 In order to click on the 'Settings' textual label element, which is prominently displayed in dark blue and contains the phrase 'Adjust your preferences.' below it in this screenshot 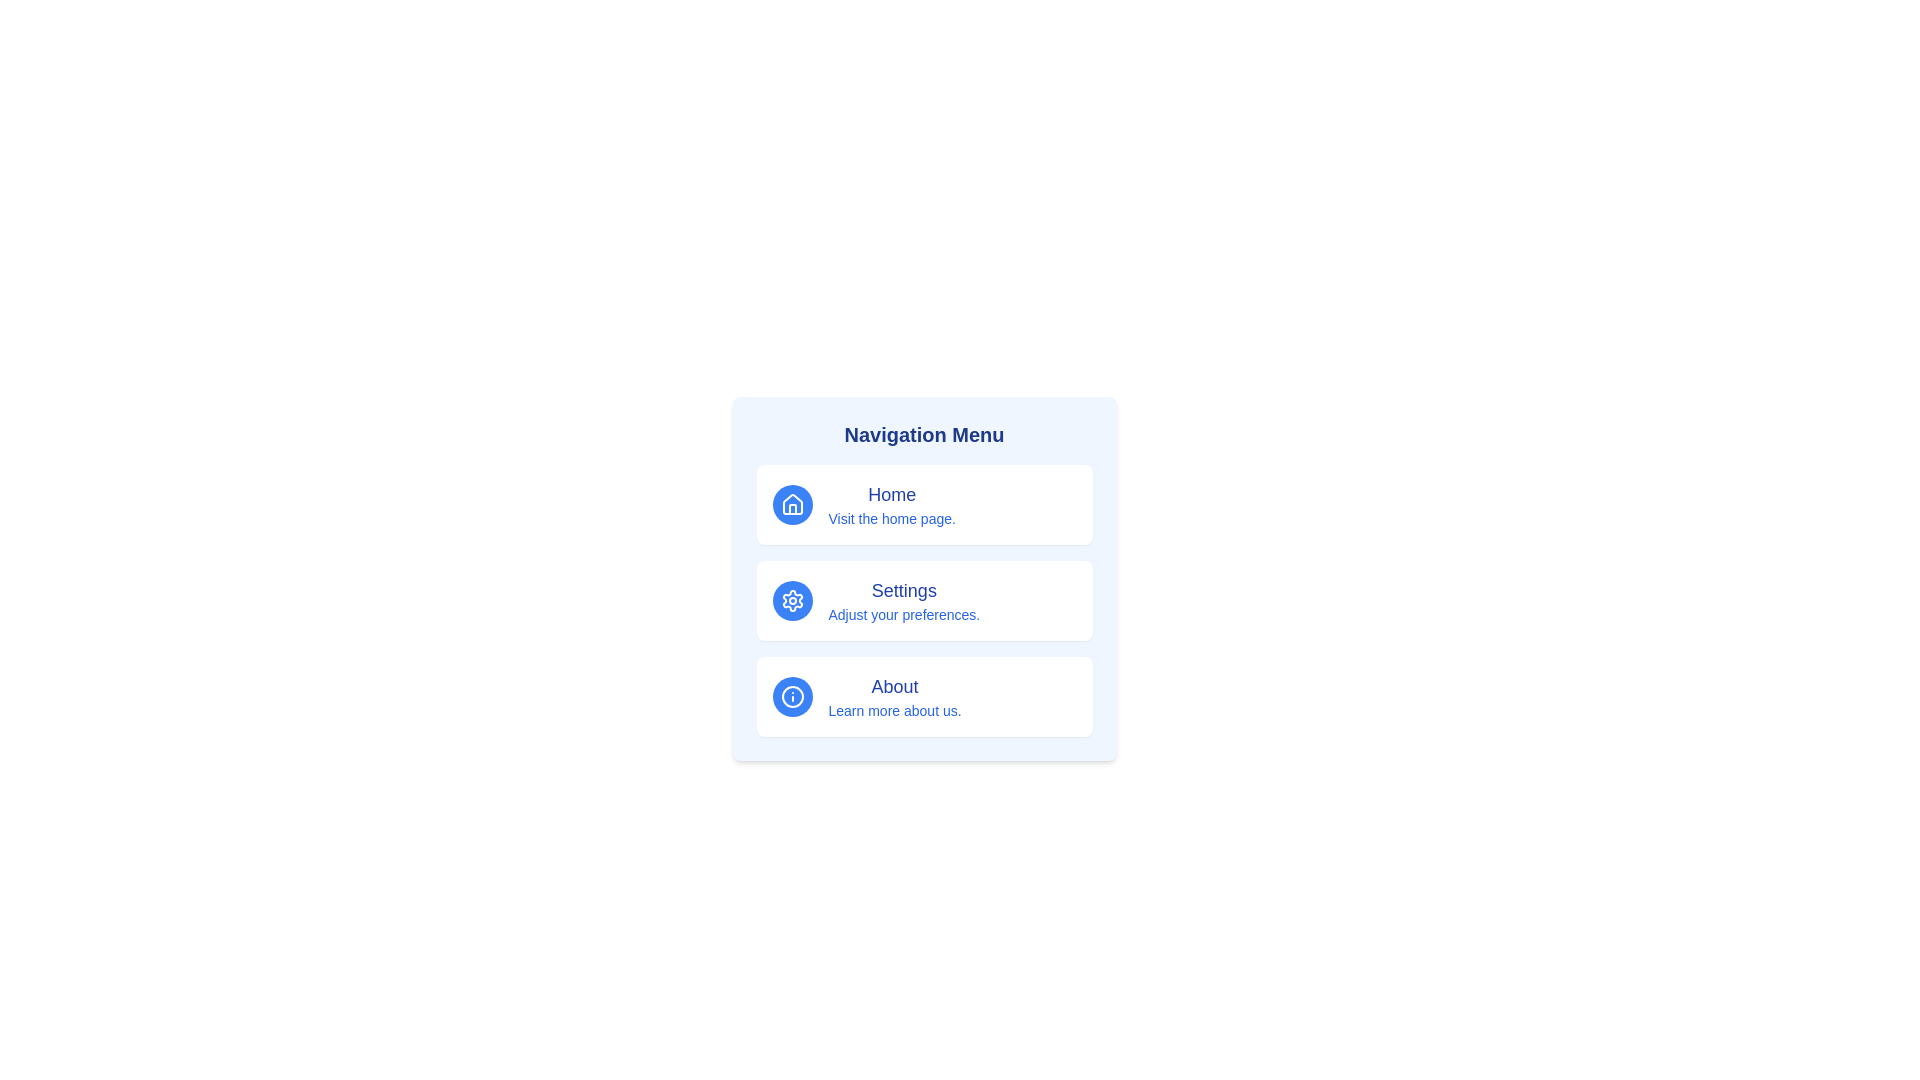, I will do `click(903, 600)`.